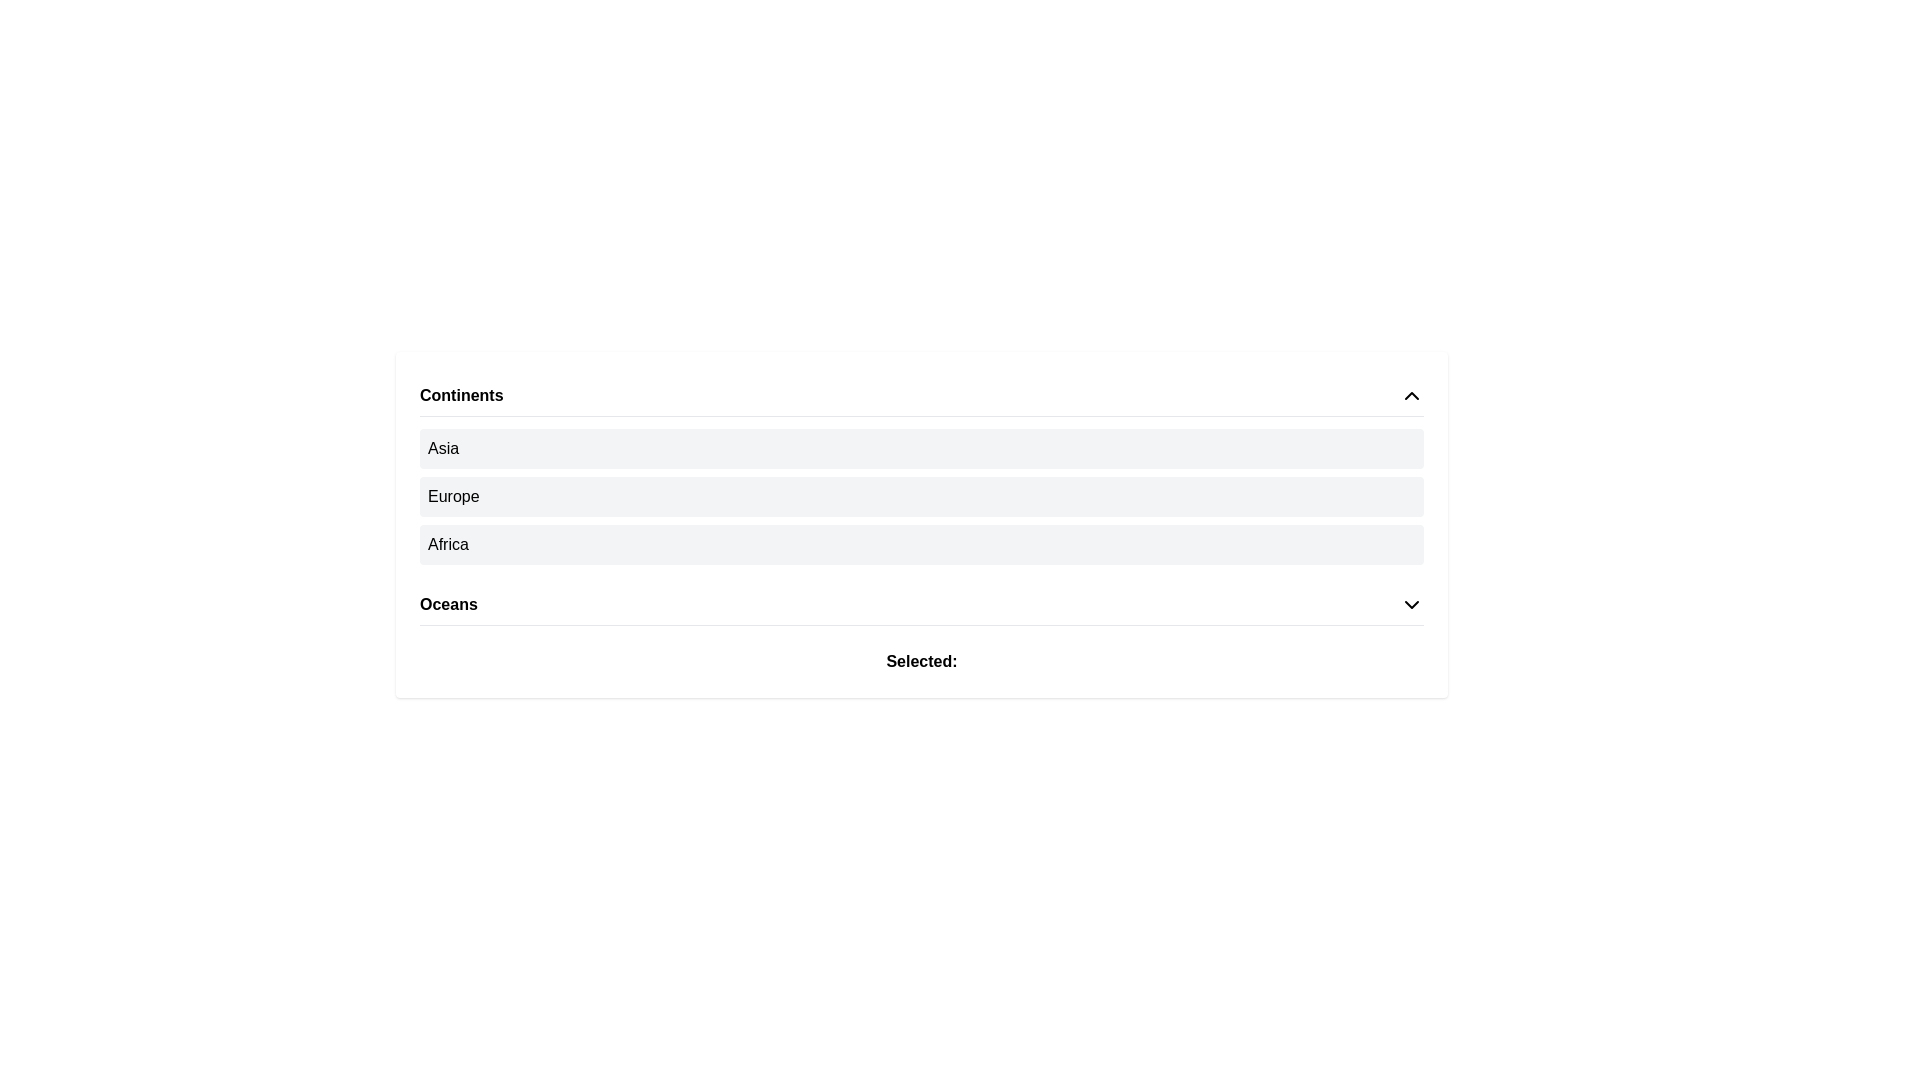 This screenshot has height=1080, width=1920. What do you see at coordinates (920, 544) in the screenshot?
I see `the List item labeled 'Africa' in the vertical list of continents` at bounding box center [920, 544].